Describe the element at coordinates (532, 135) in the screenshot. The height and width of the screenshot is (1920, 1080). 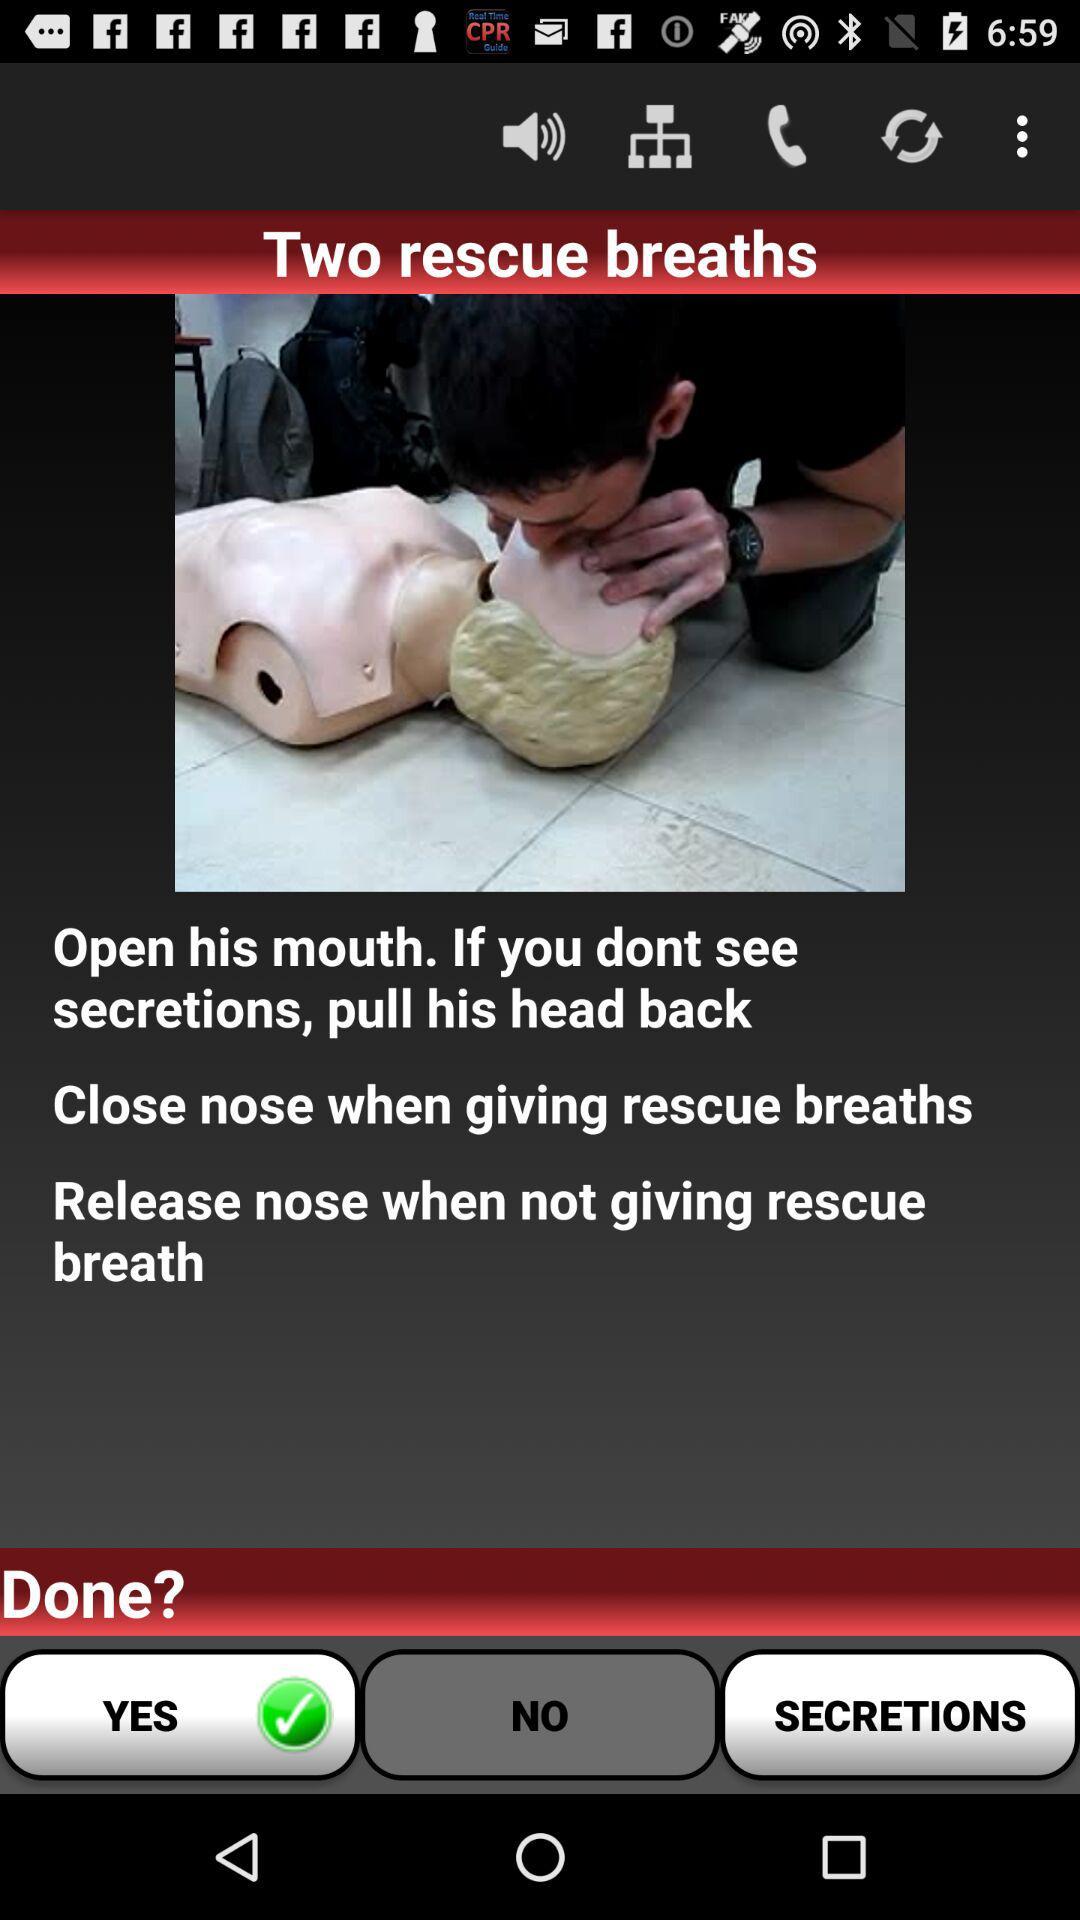
I see `icon above the two rescue breaths app` at that location.